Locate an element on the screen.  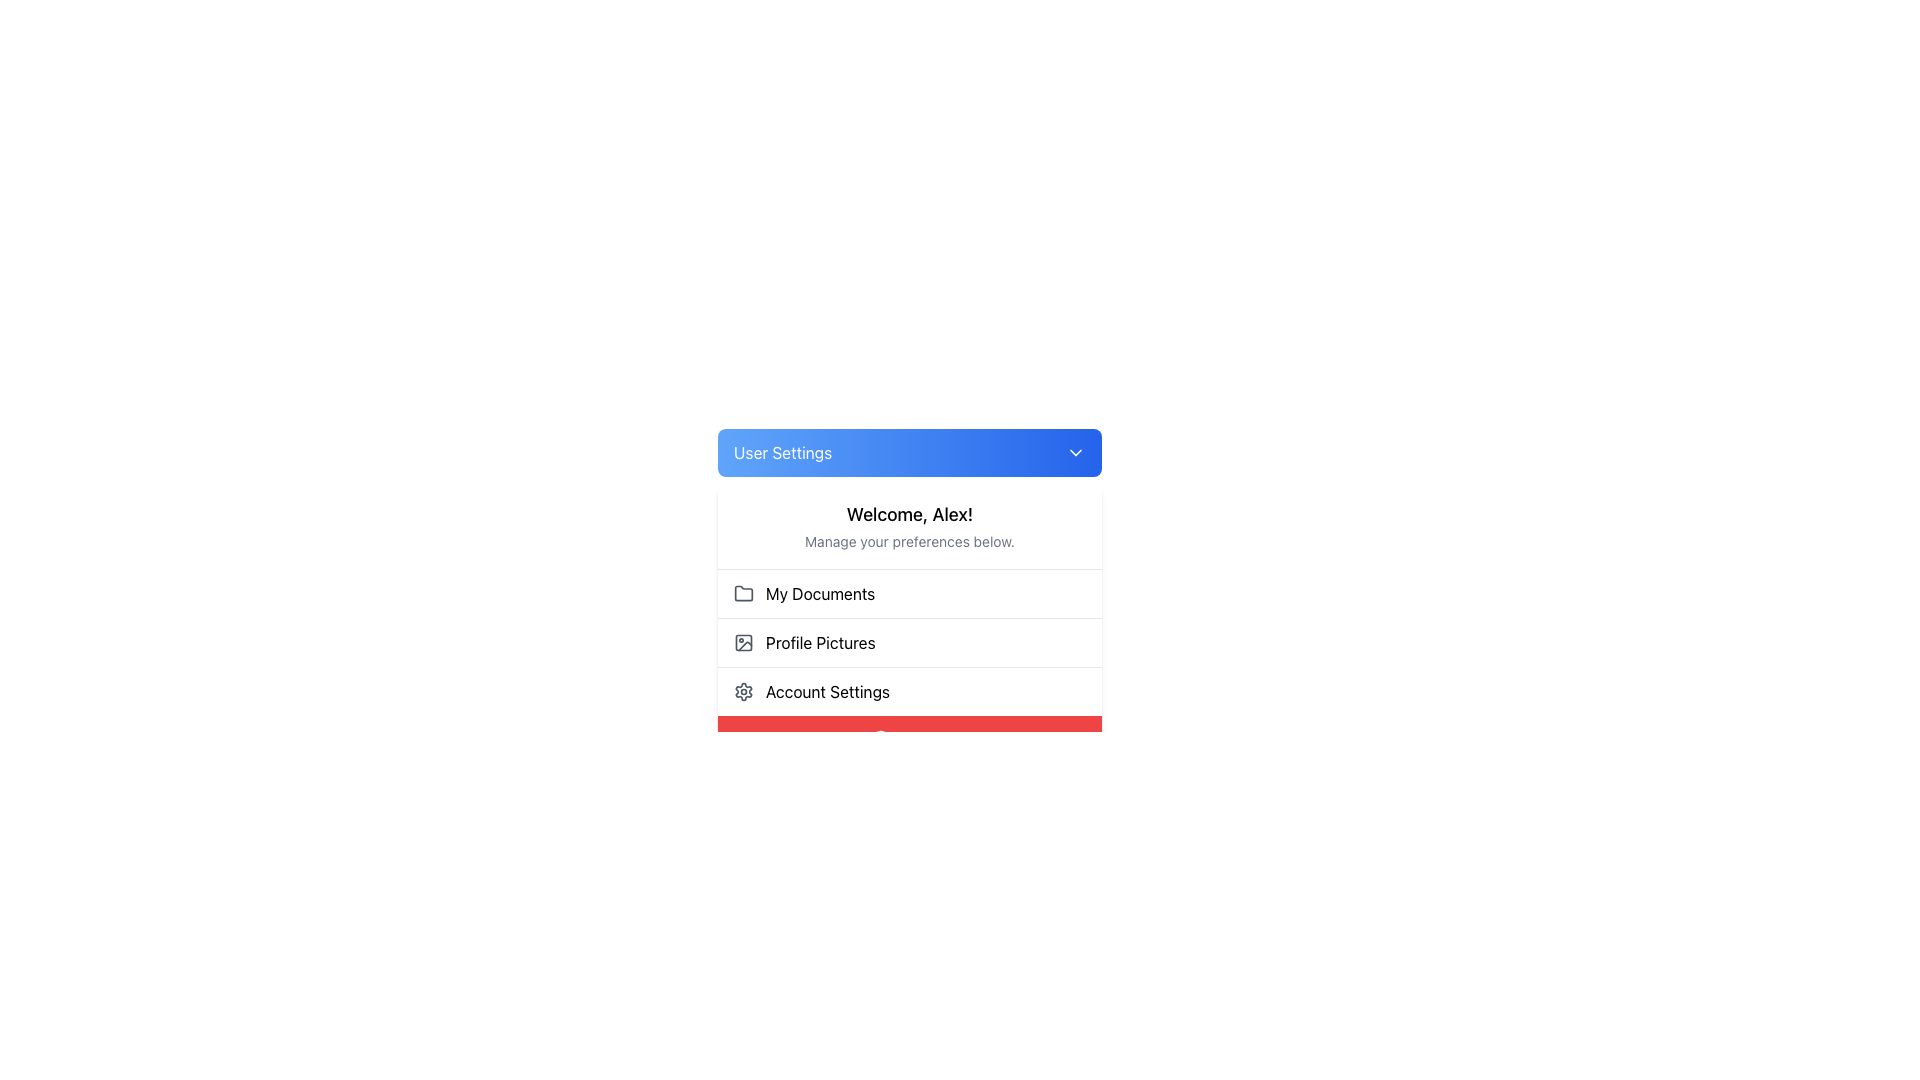
the gear icon located in the 'Account Settings' section, positioned near the bottom of the list is located at coordinates (743, 690).